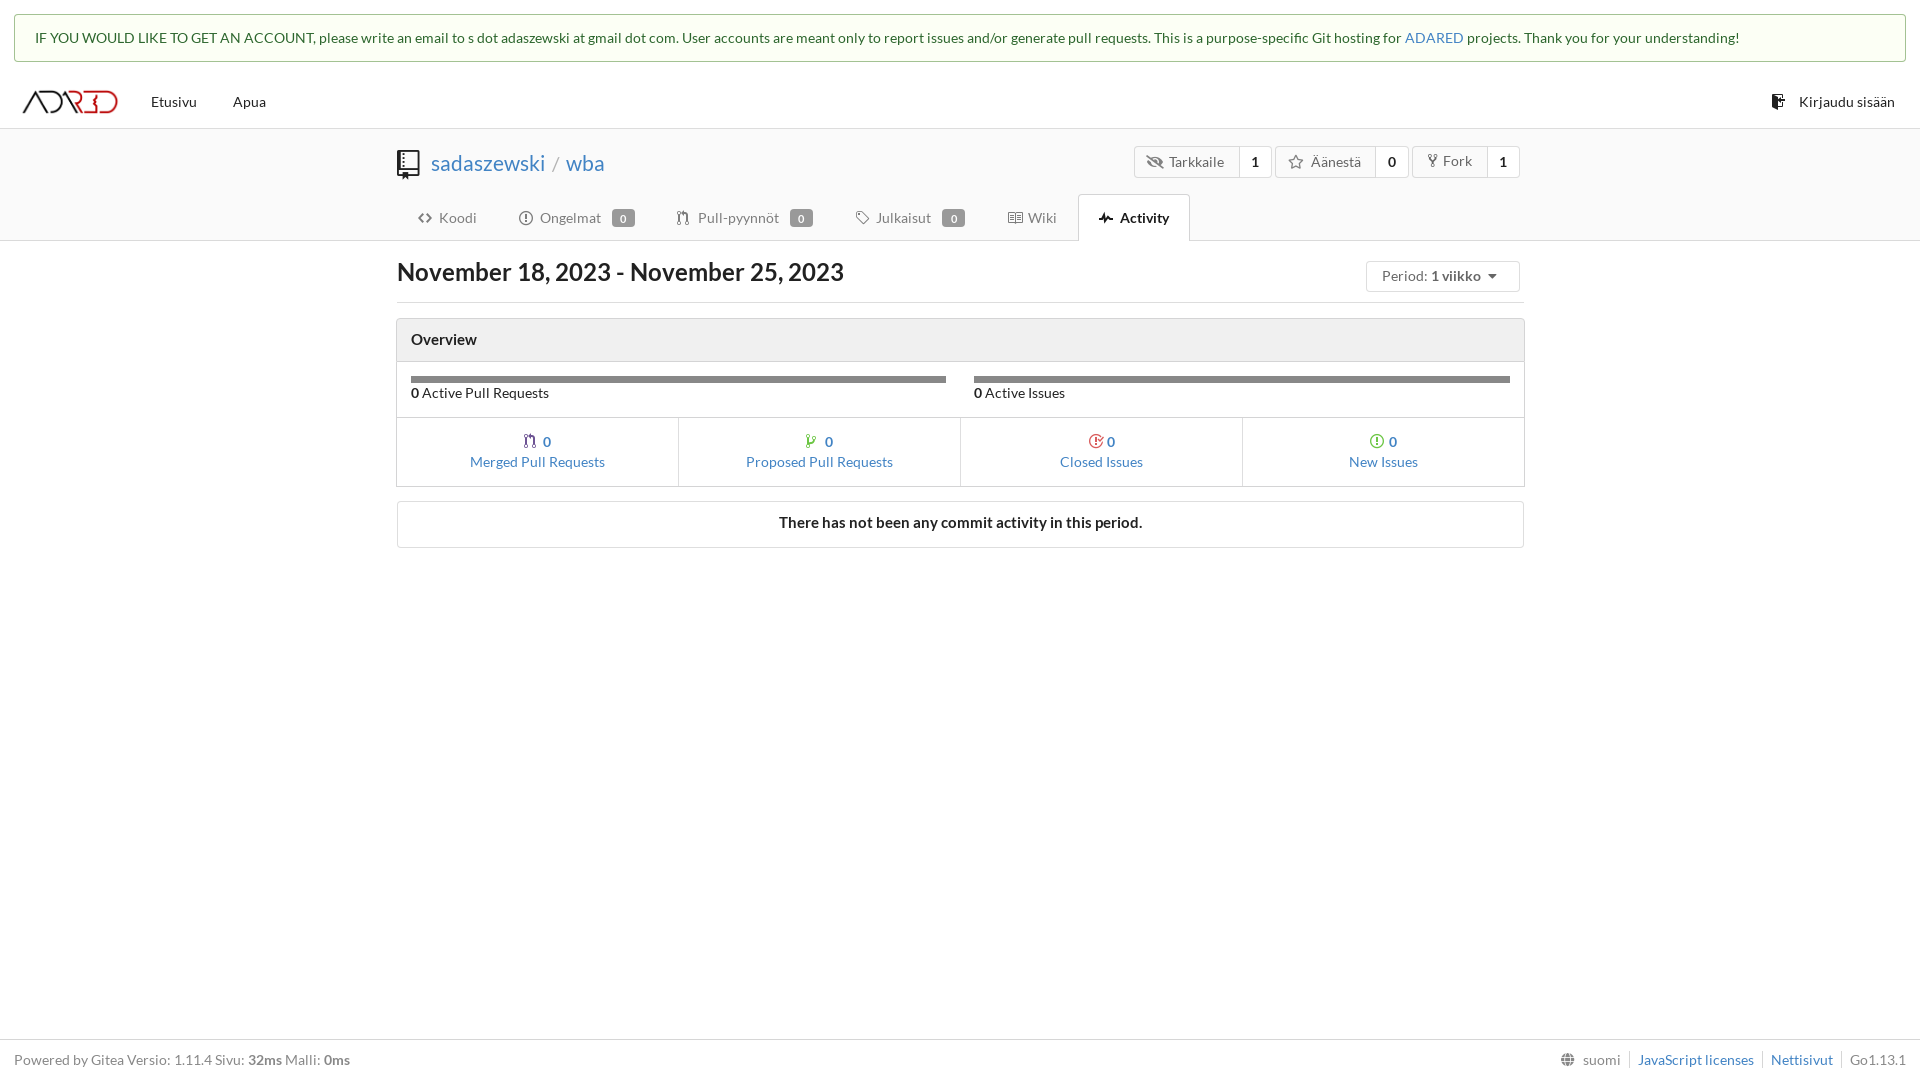  Describe the element at coordinates (1404, 37) in the screenshot. I see `'ADARED'` at that location.